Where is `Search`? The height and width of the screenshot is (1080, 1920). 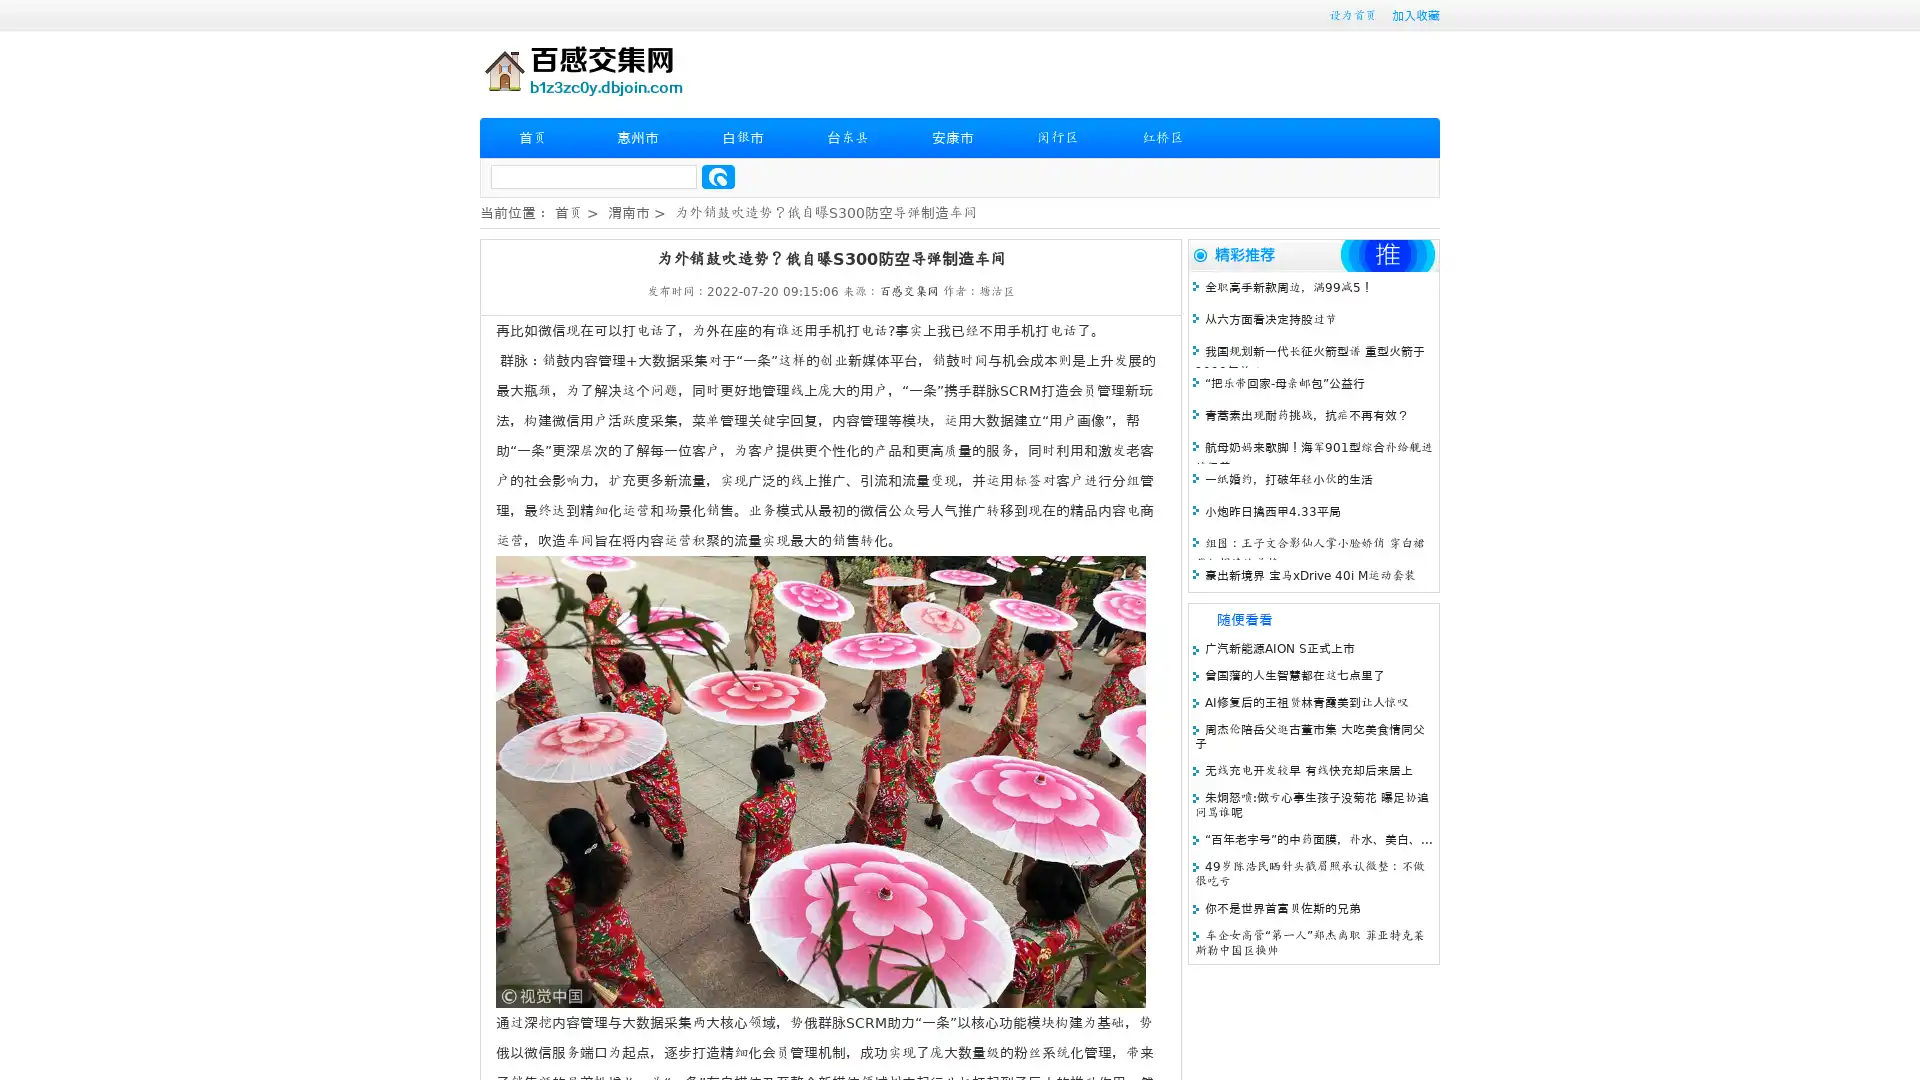
Search is located at coordinates (718, 176).